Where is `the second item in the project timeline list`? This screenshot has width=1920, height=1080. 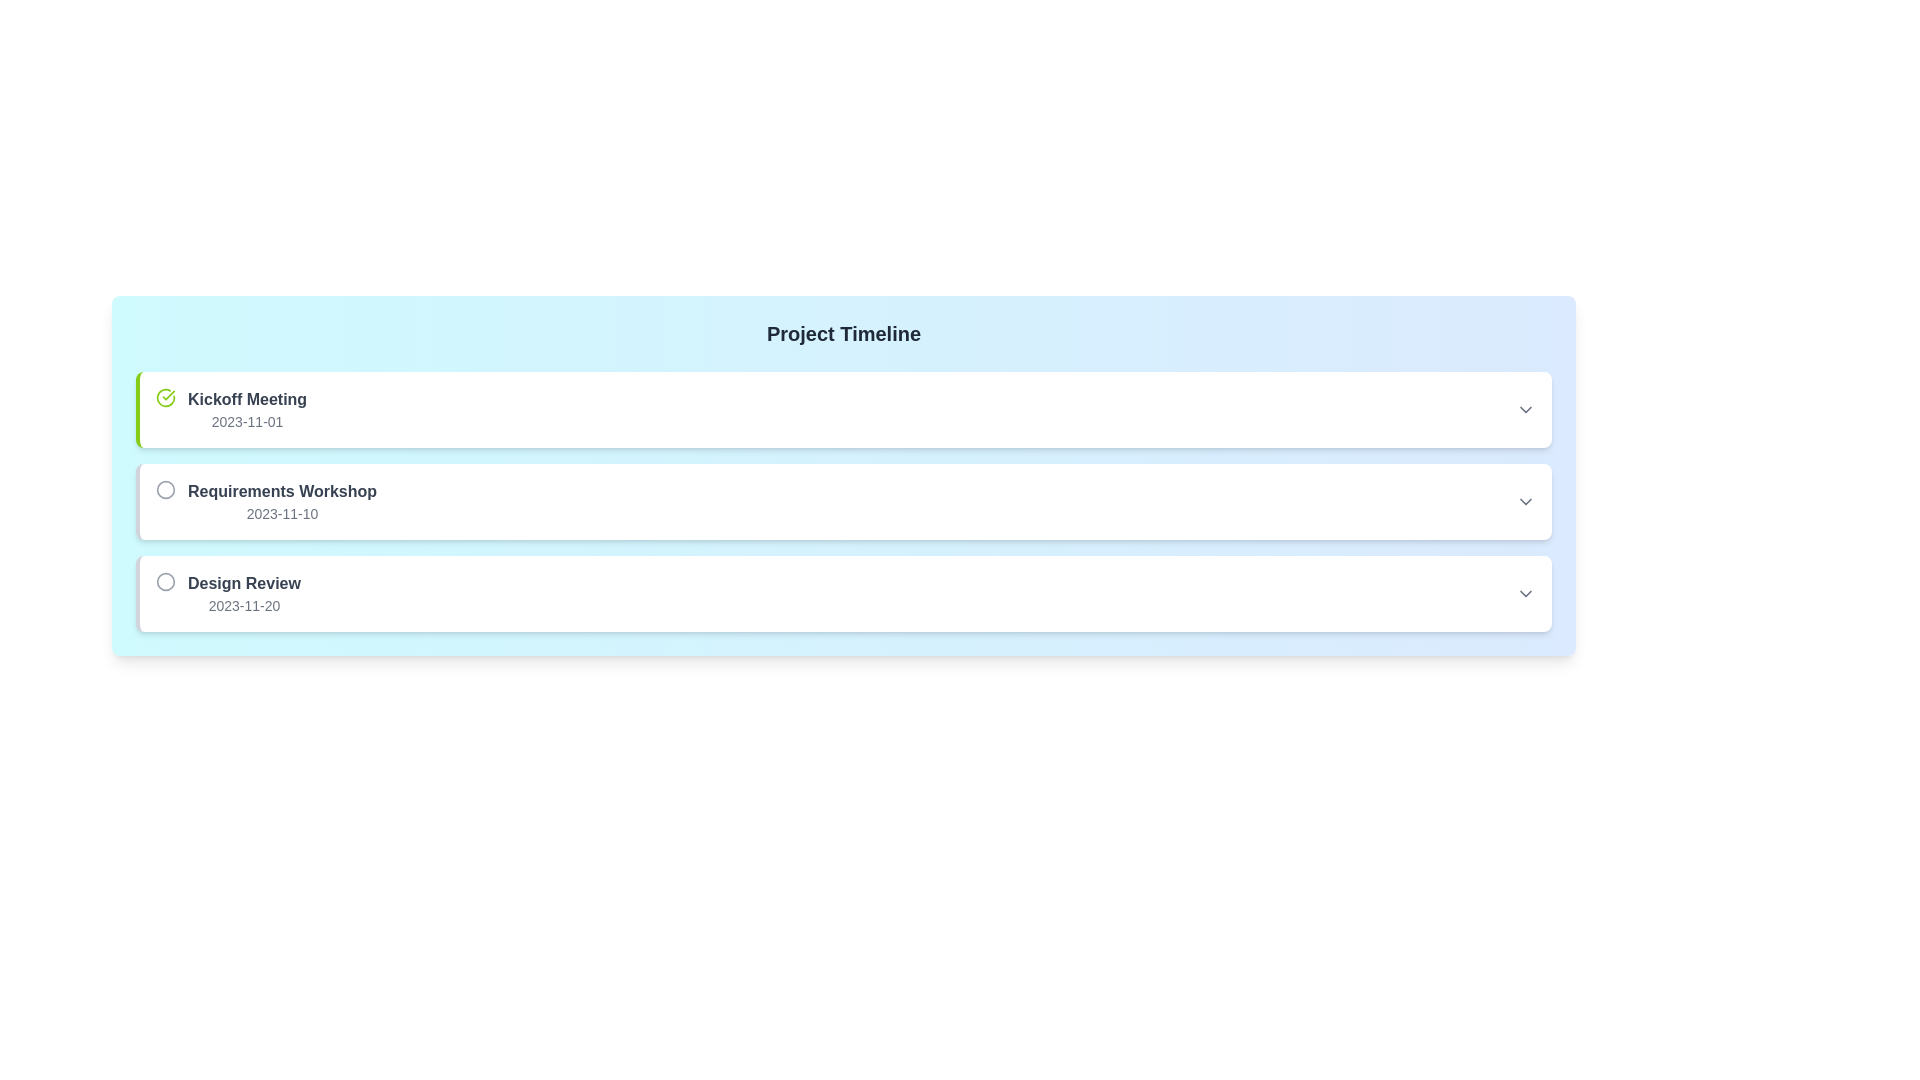 the second item in the project timeline list is located at coordinates (265, 500).